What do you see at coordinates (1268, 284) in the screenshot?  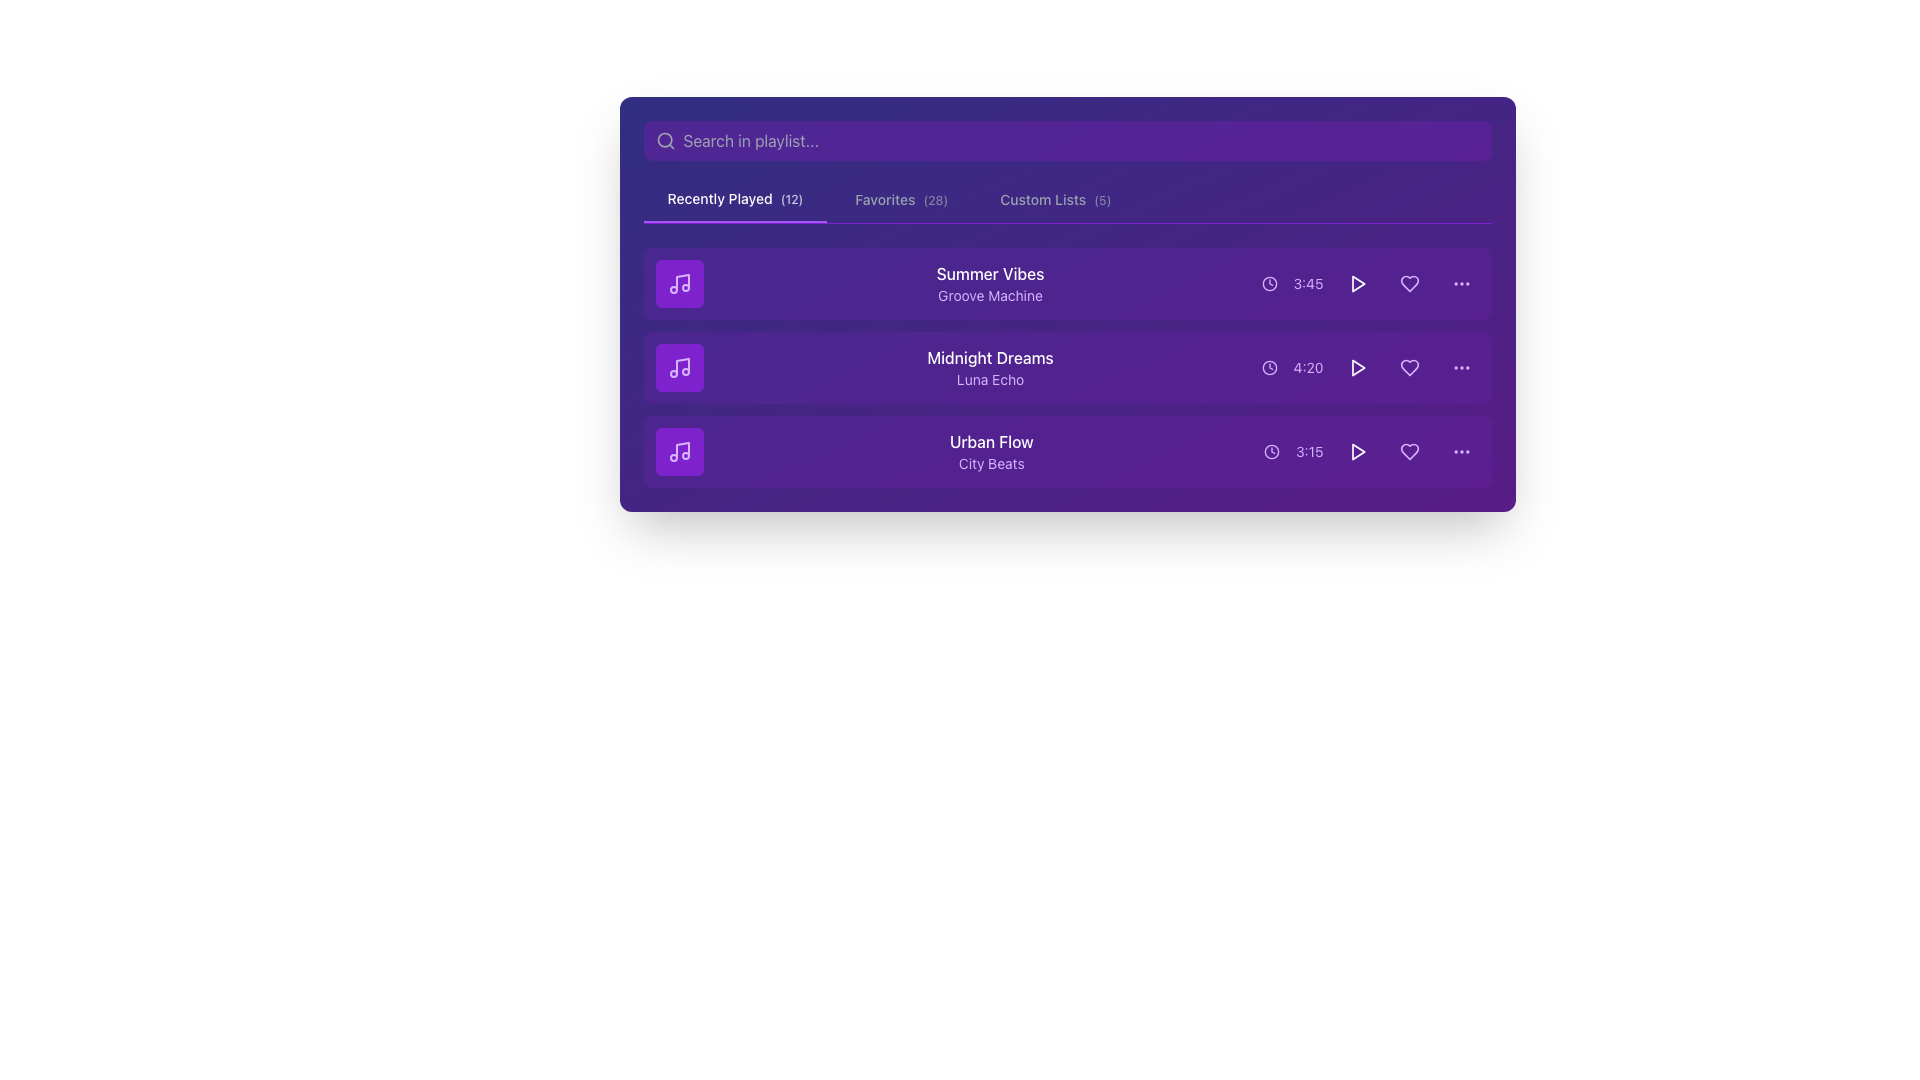 I see `the design of the circular clock icon element that signifies time, located near the duration of the track 'Summer Vibes' in the recently played songs list` at bounding box center [1268, 284].